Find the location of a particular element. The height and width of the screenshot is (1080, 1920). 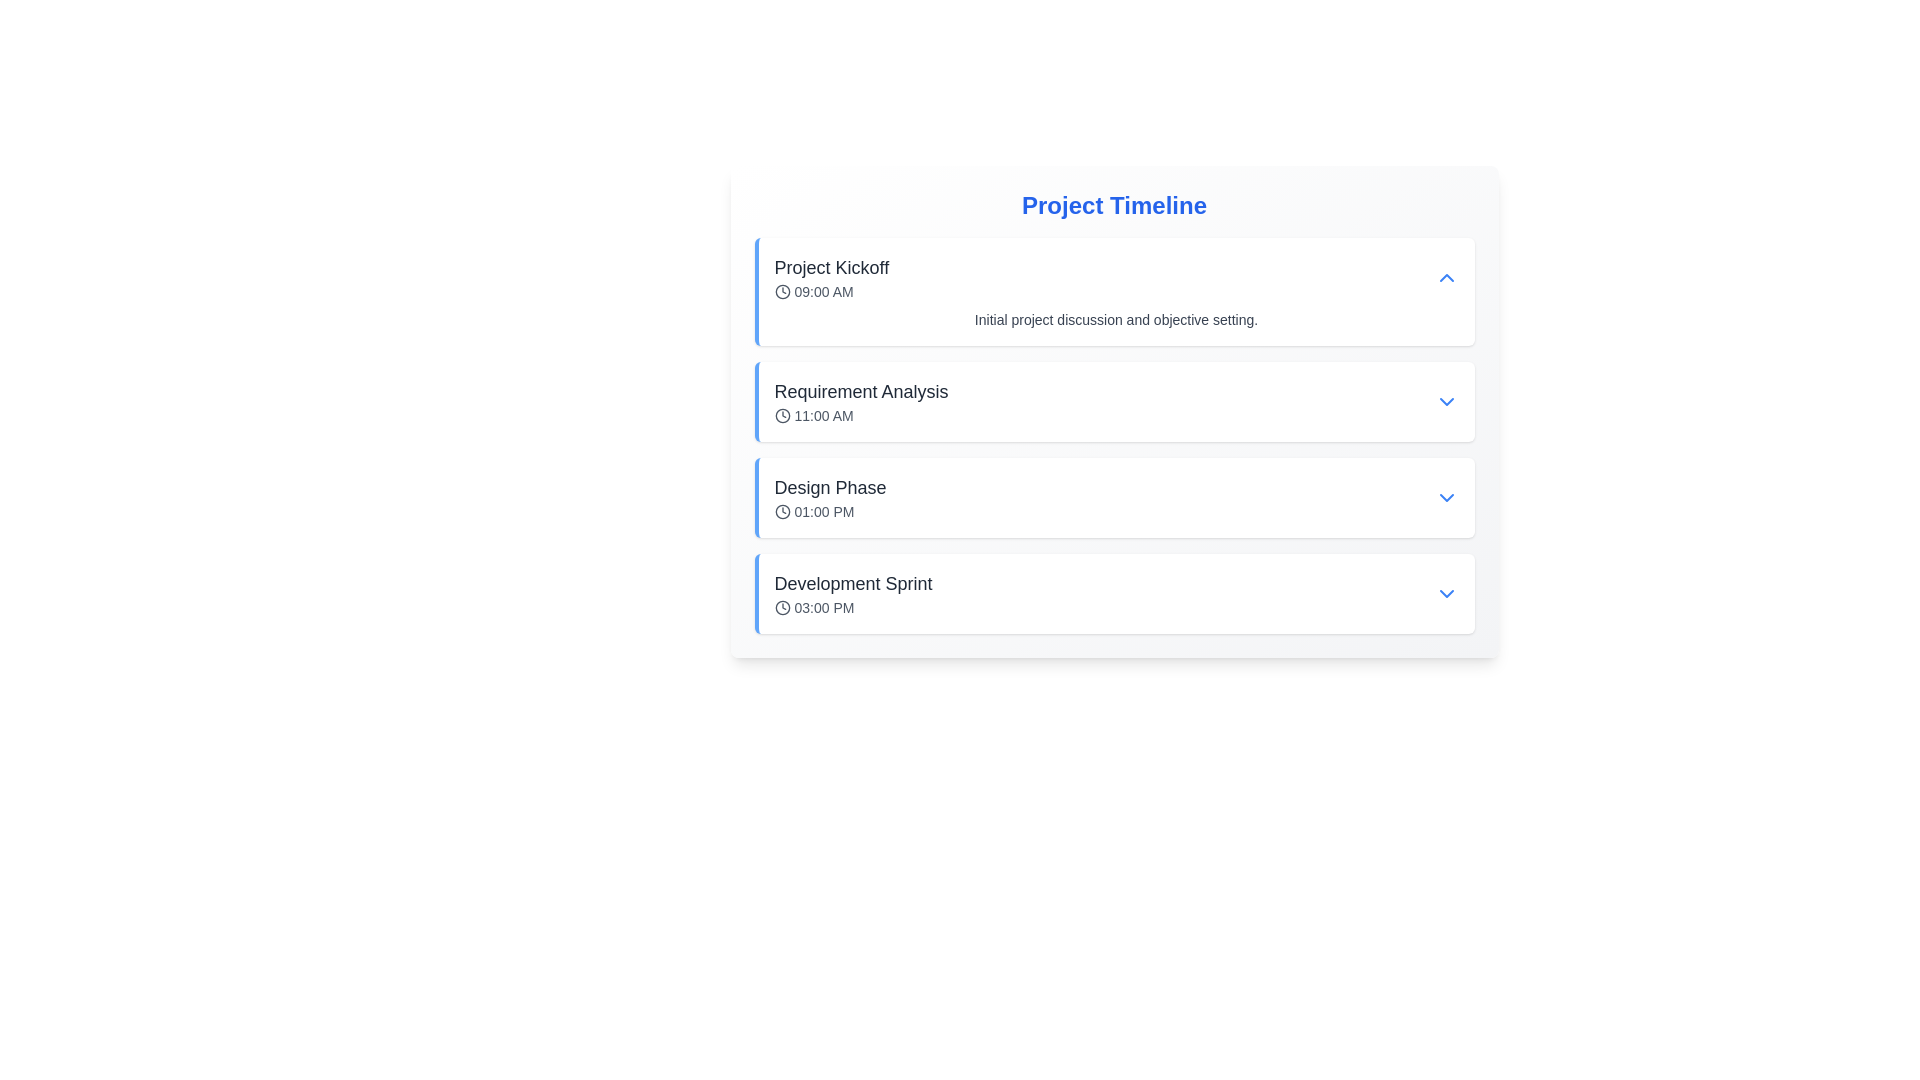

the '01:00 PM' time display in the timeline section under the 'Design Phase' entry to focus is located at coordinates (830, 511).